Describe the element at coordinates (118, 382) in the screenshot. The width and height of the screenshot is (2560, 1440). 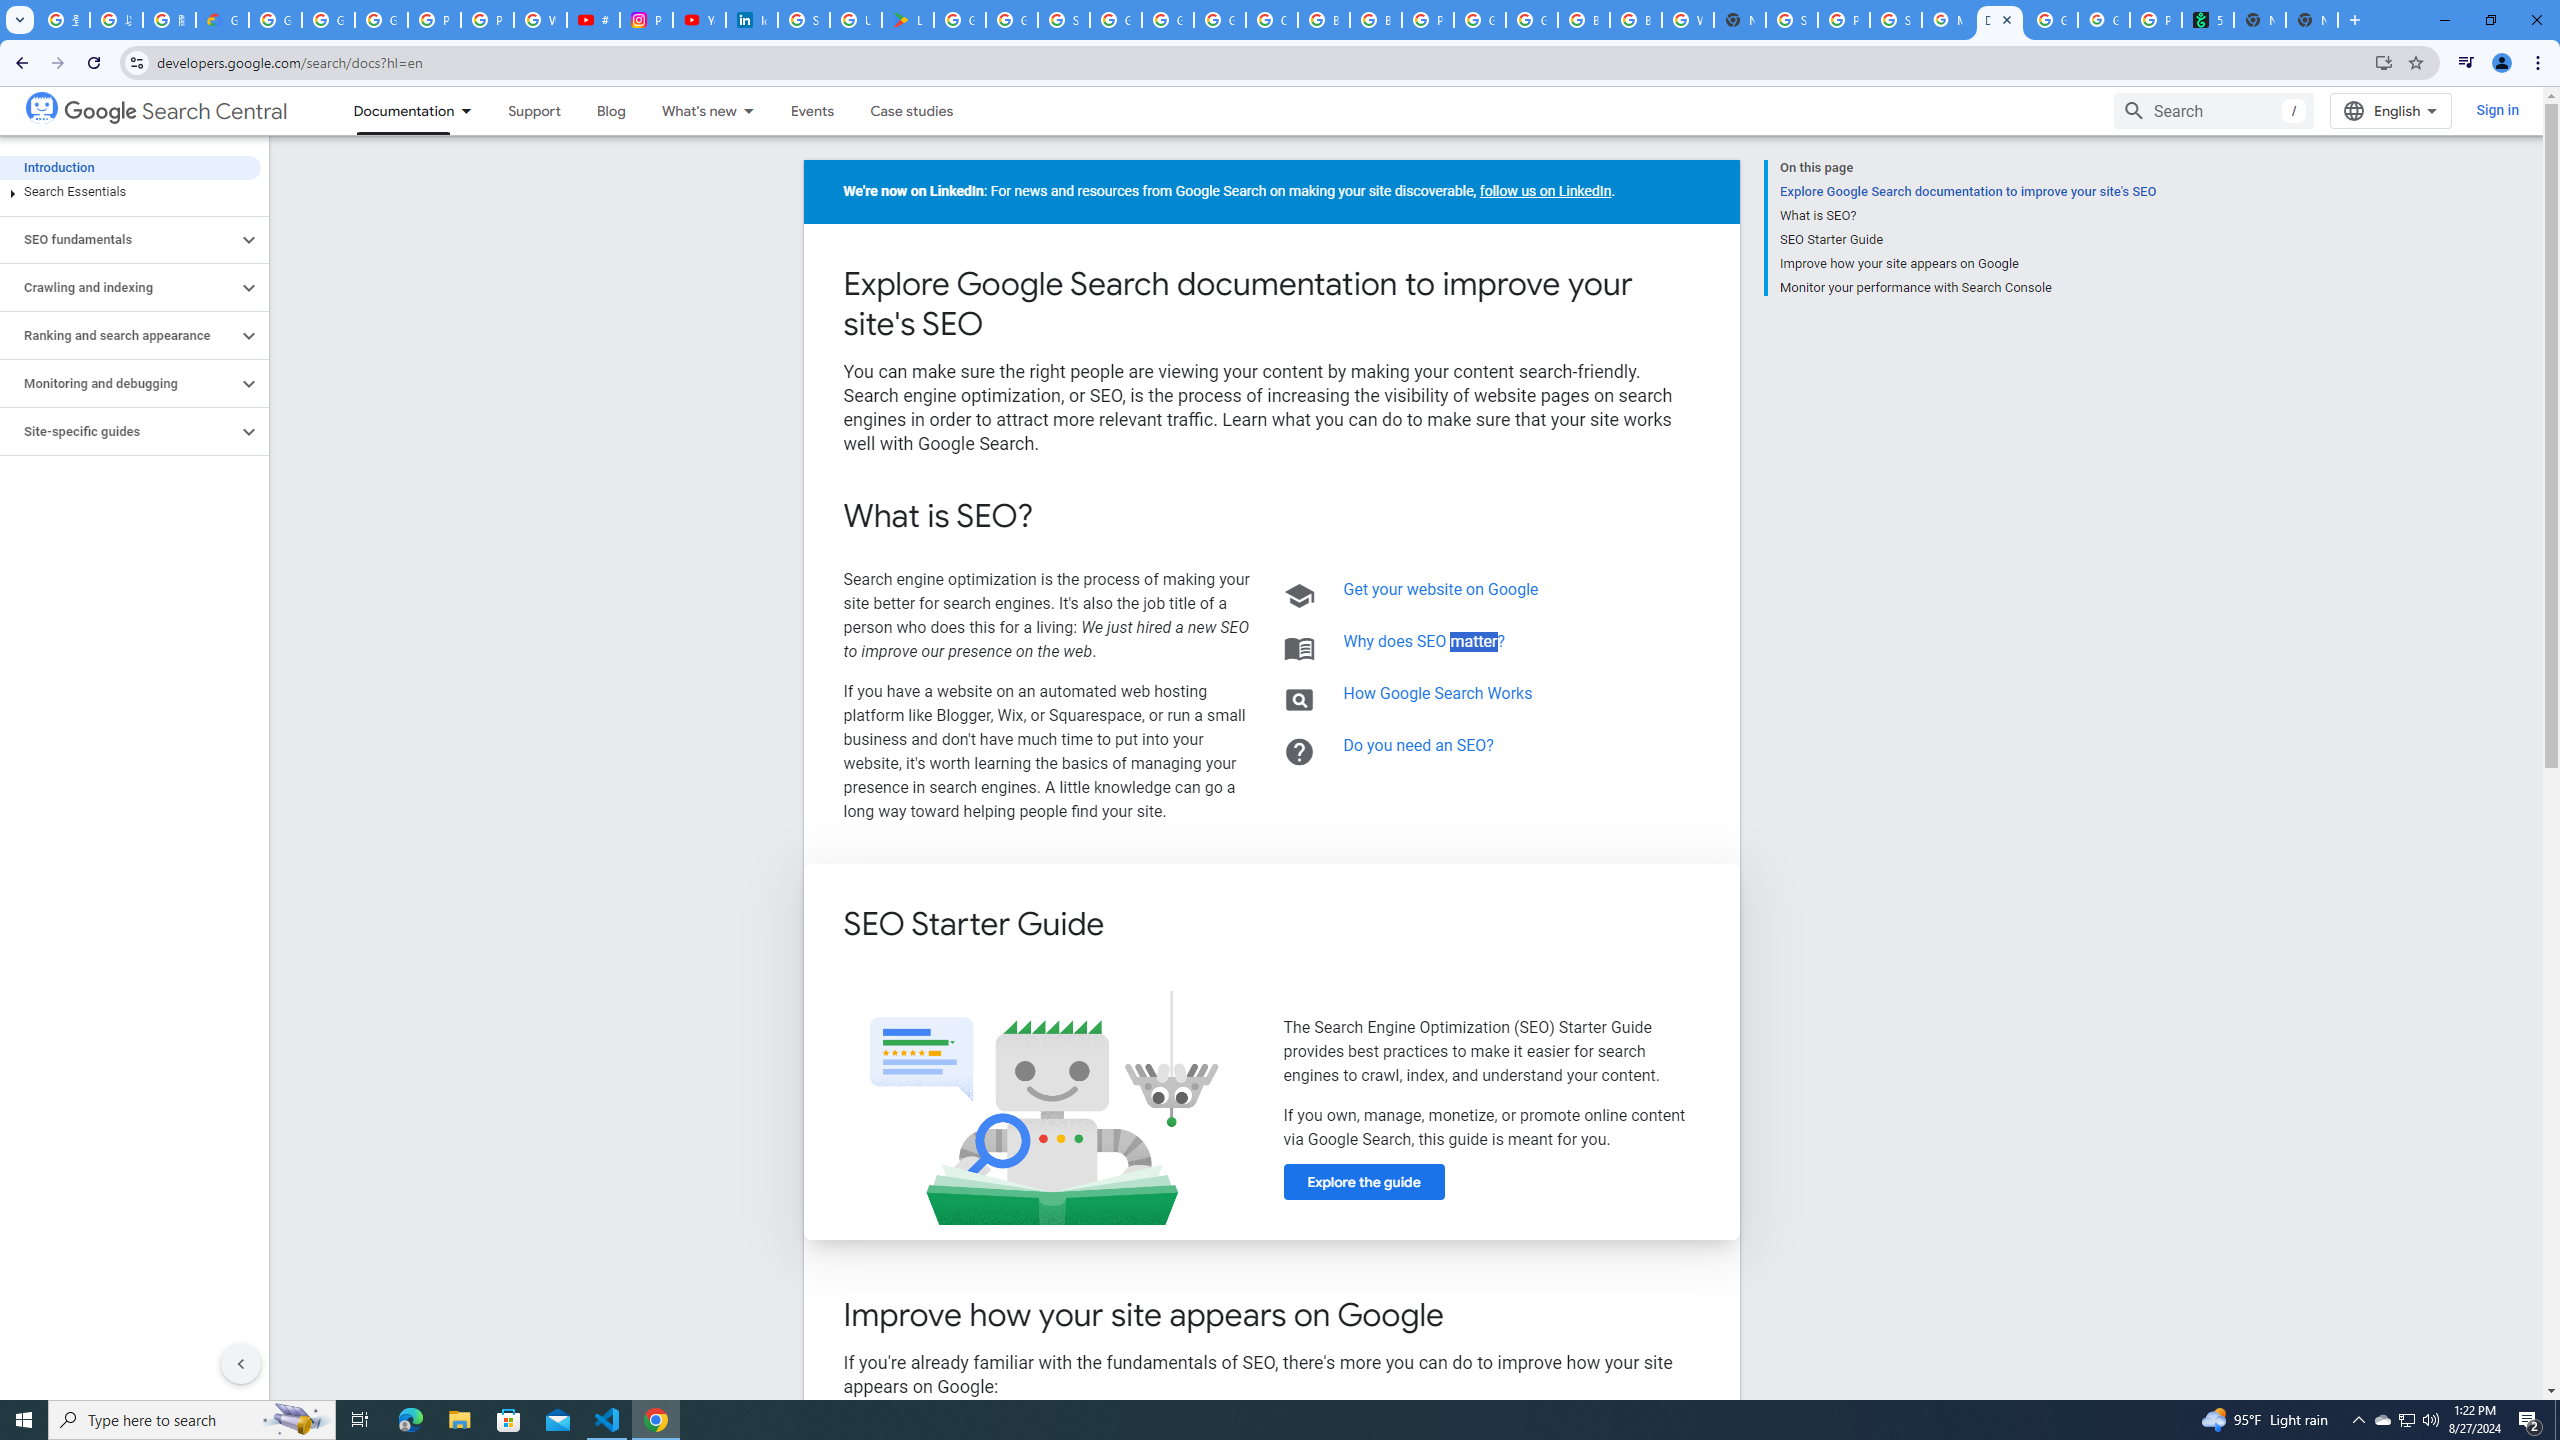
I see `'Monitoring and debugging'` at that location.